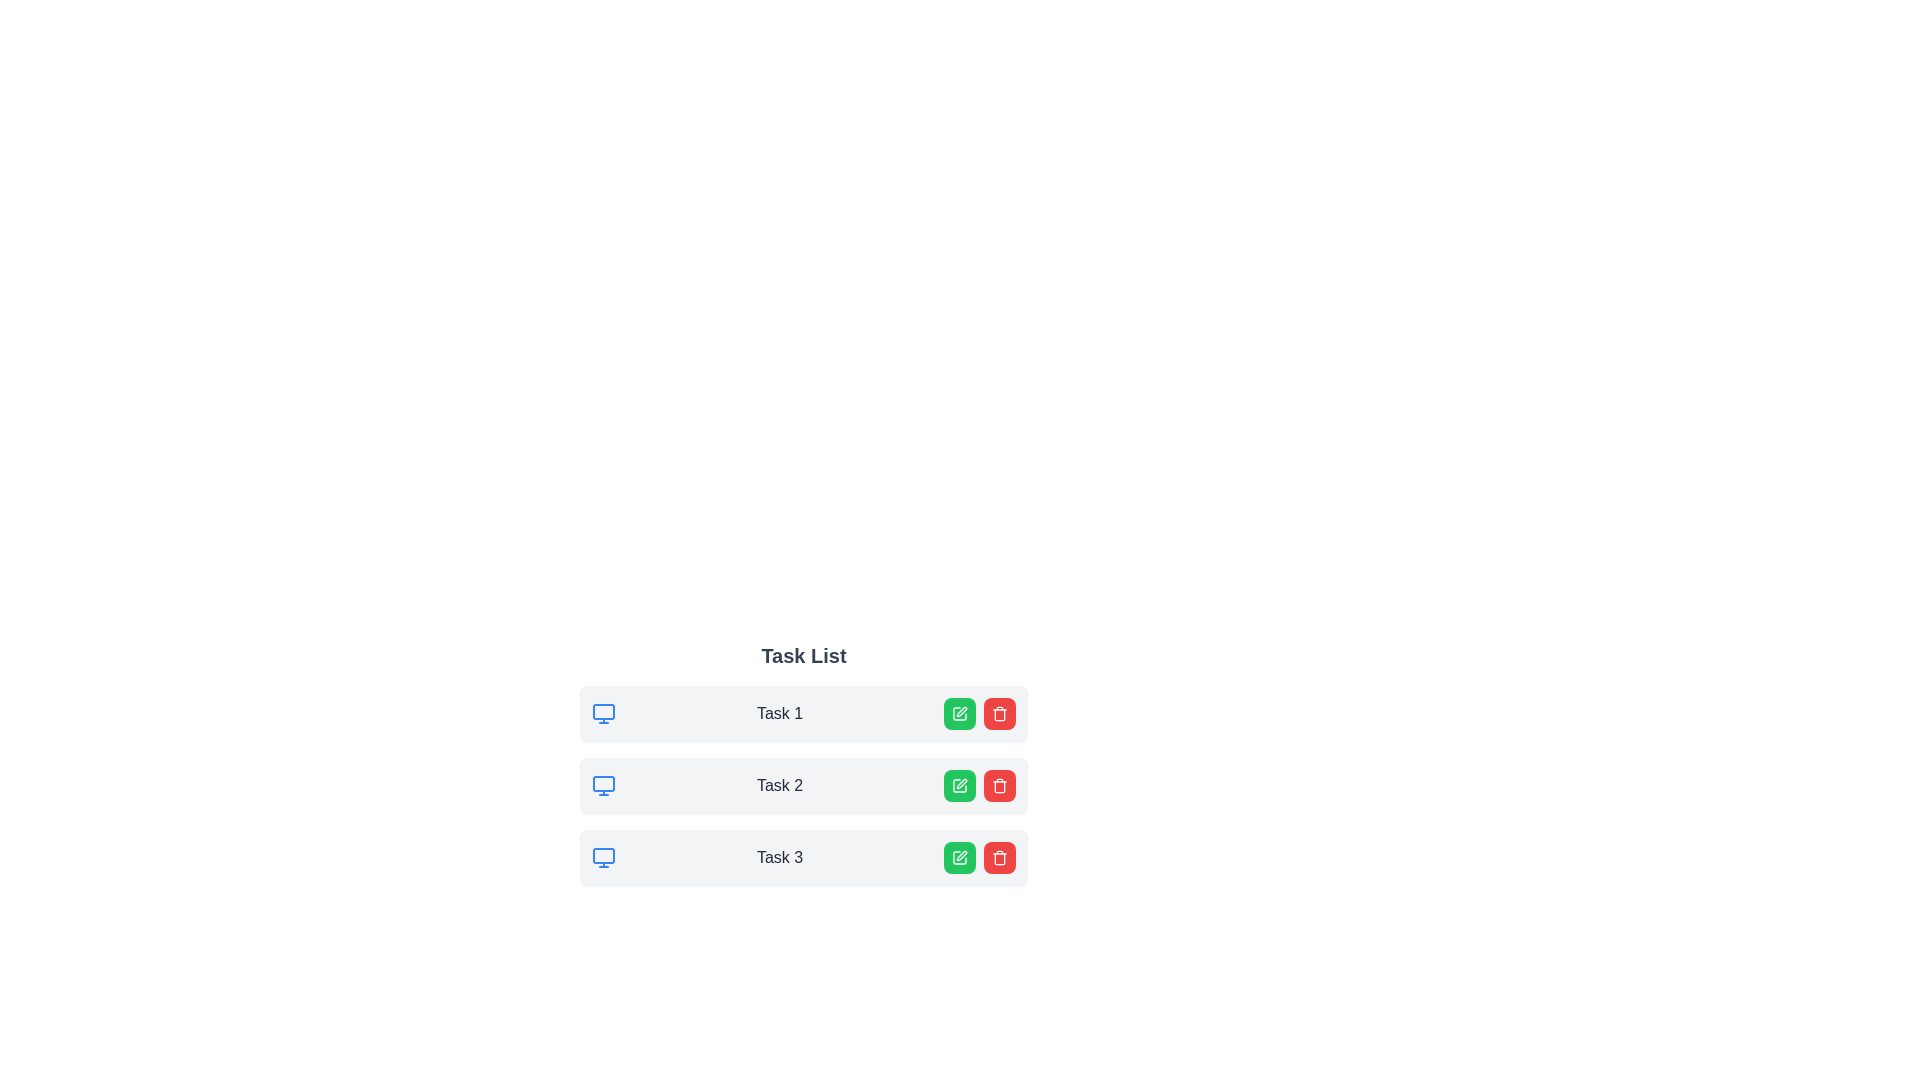  What do you see at coordinates (960, 785) in the screenshot?
I see `the rounded green button with a white pen icon located on the right side of the second row of the task list` at bounding box center [960, 785].